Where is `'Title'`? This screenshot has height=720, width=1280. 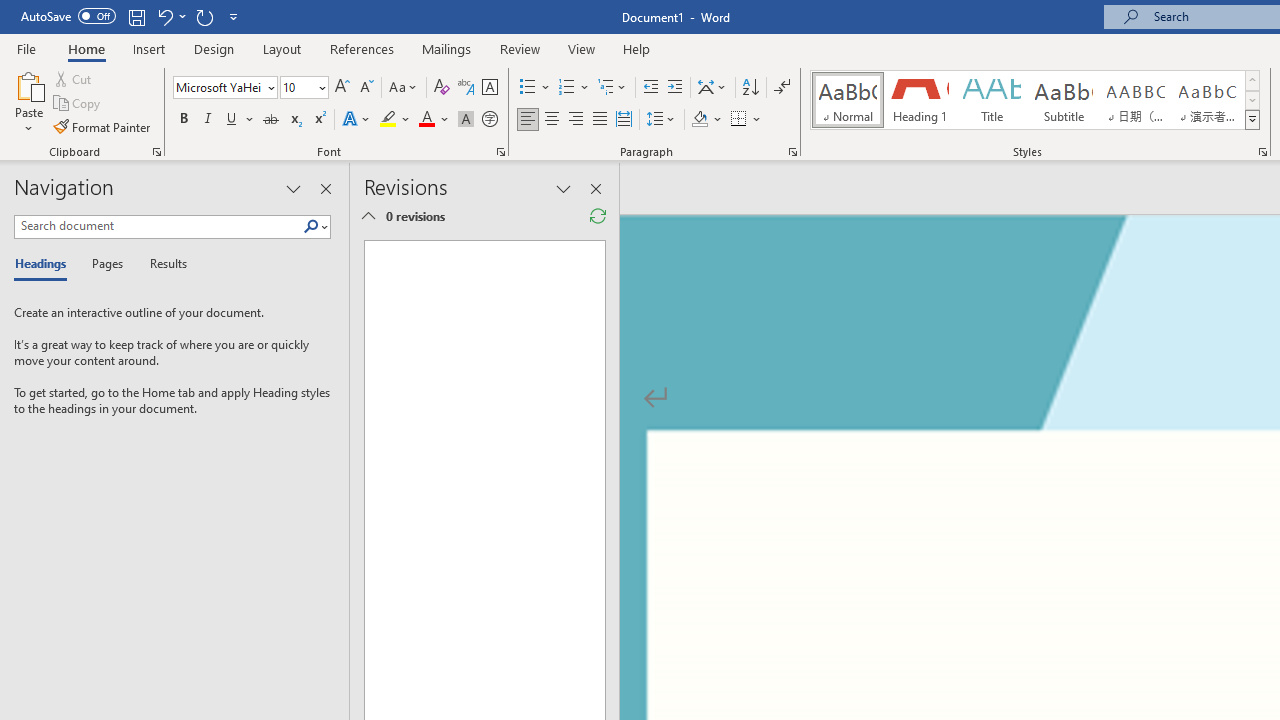
'Title' is located at coordinates (992, 100).